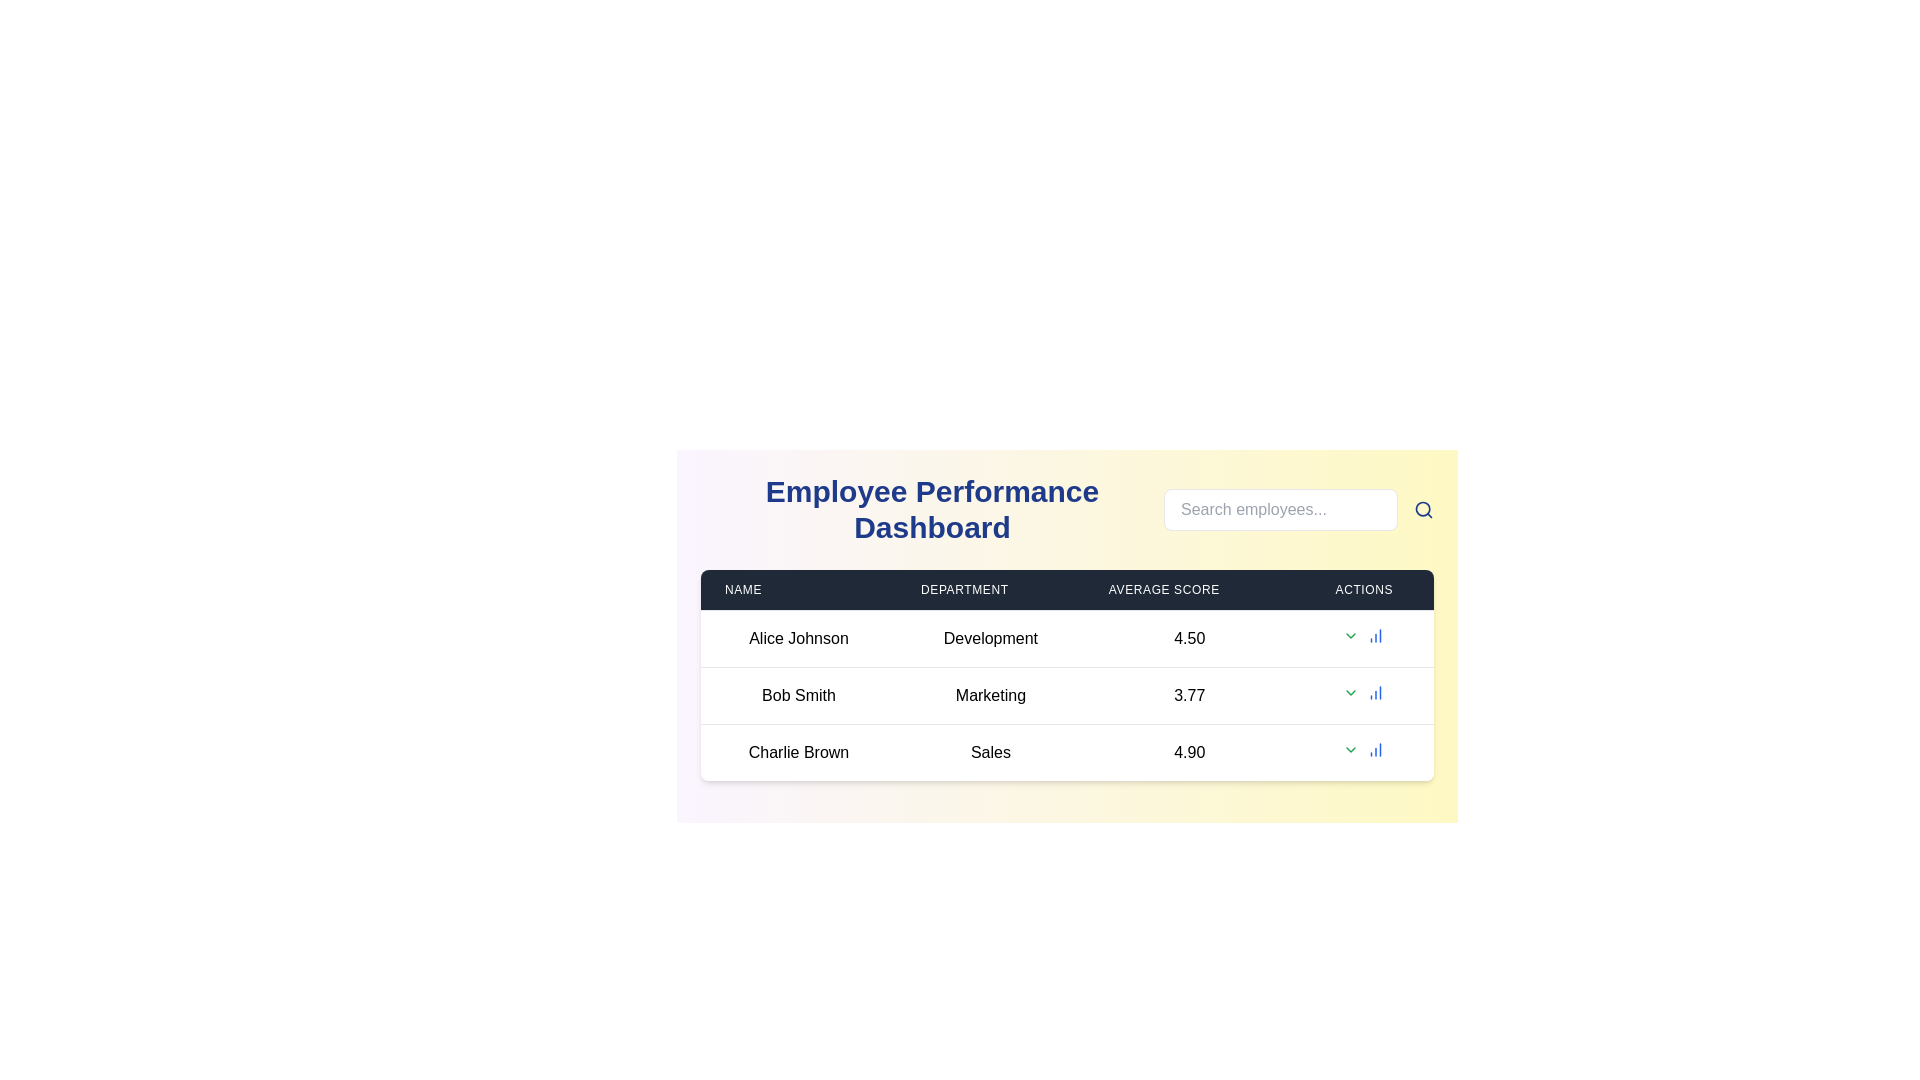 Image resolution: width=1920 pixels, height=1080 pixels. What do you see at coordinates (1423, 508) in the screenshot?
I see `the search icon located on the right side of the 'Search employees...' text input field to initiate the search function` at bounding box center [1423, 508].